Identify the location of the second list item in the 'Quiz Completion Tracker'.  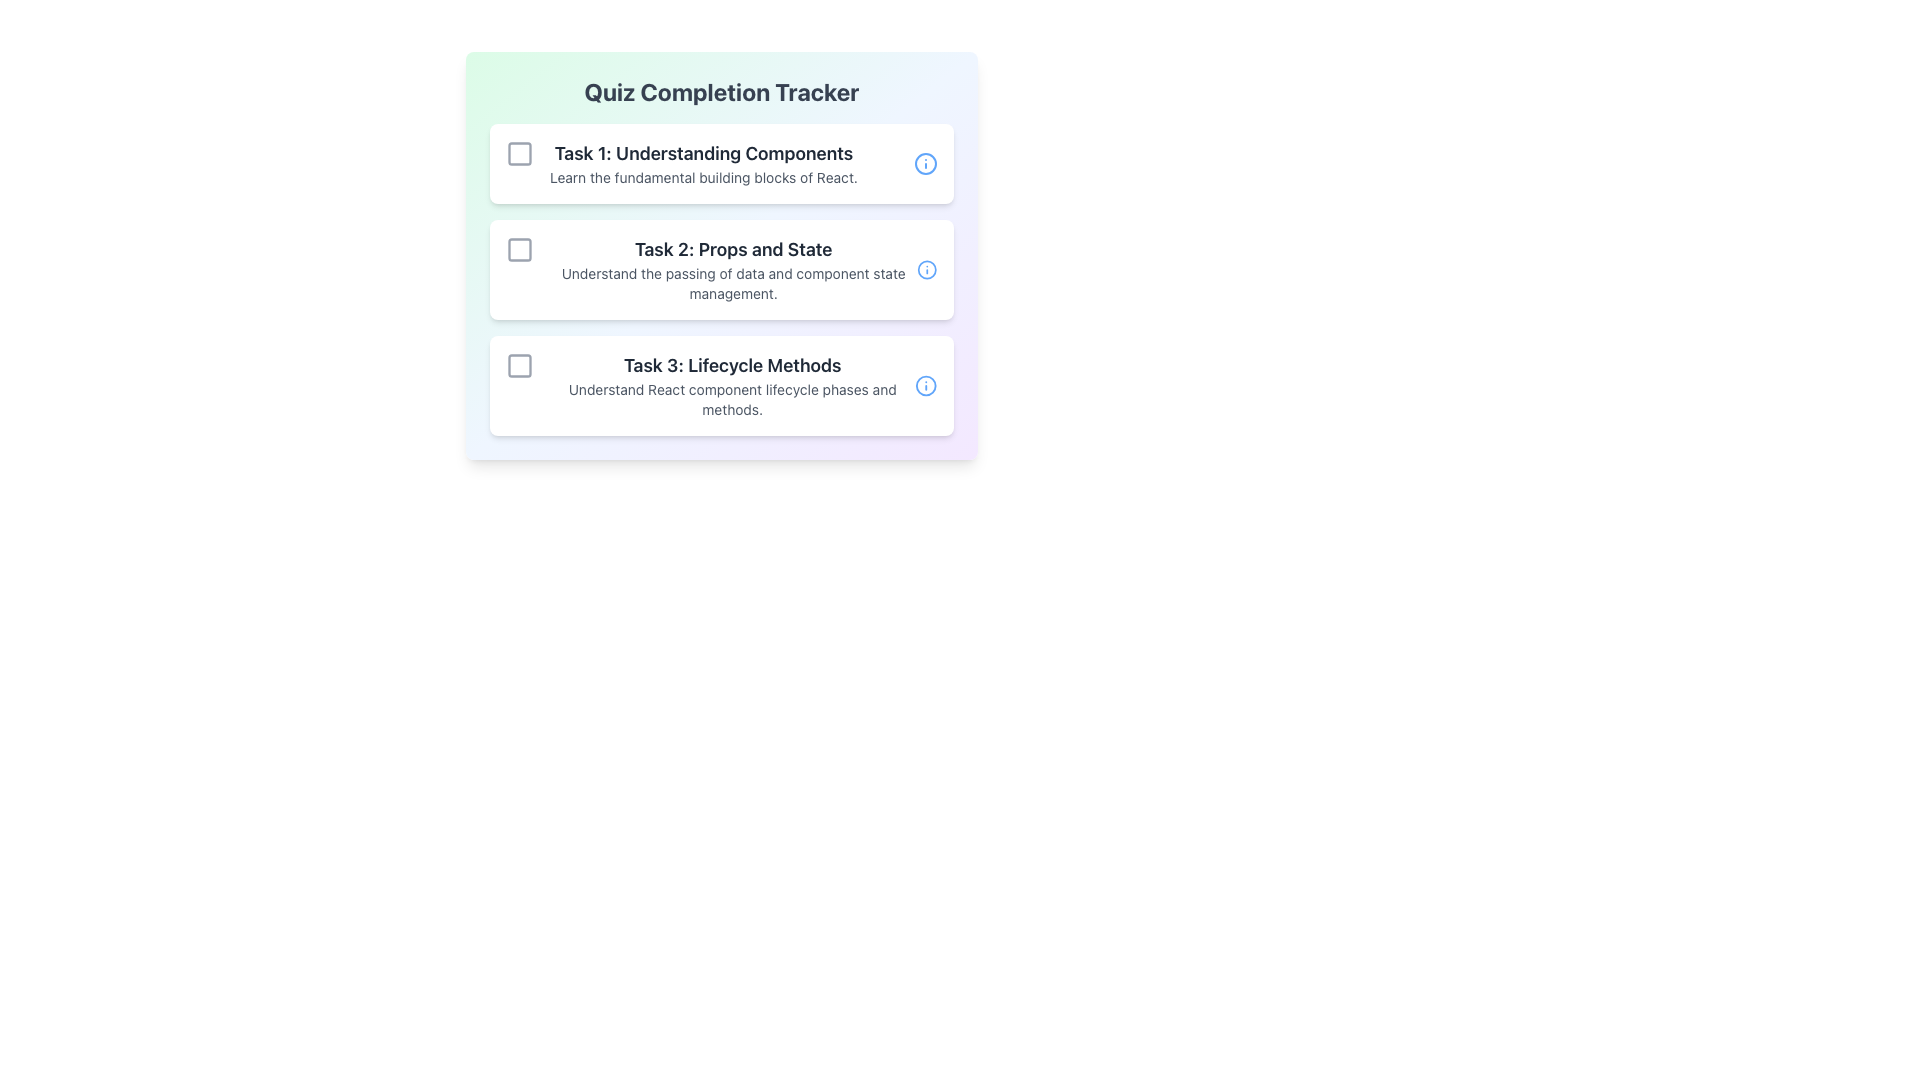
(732, 270).